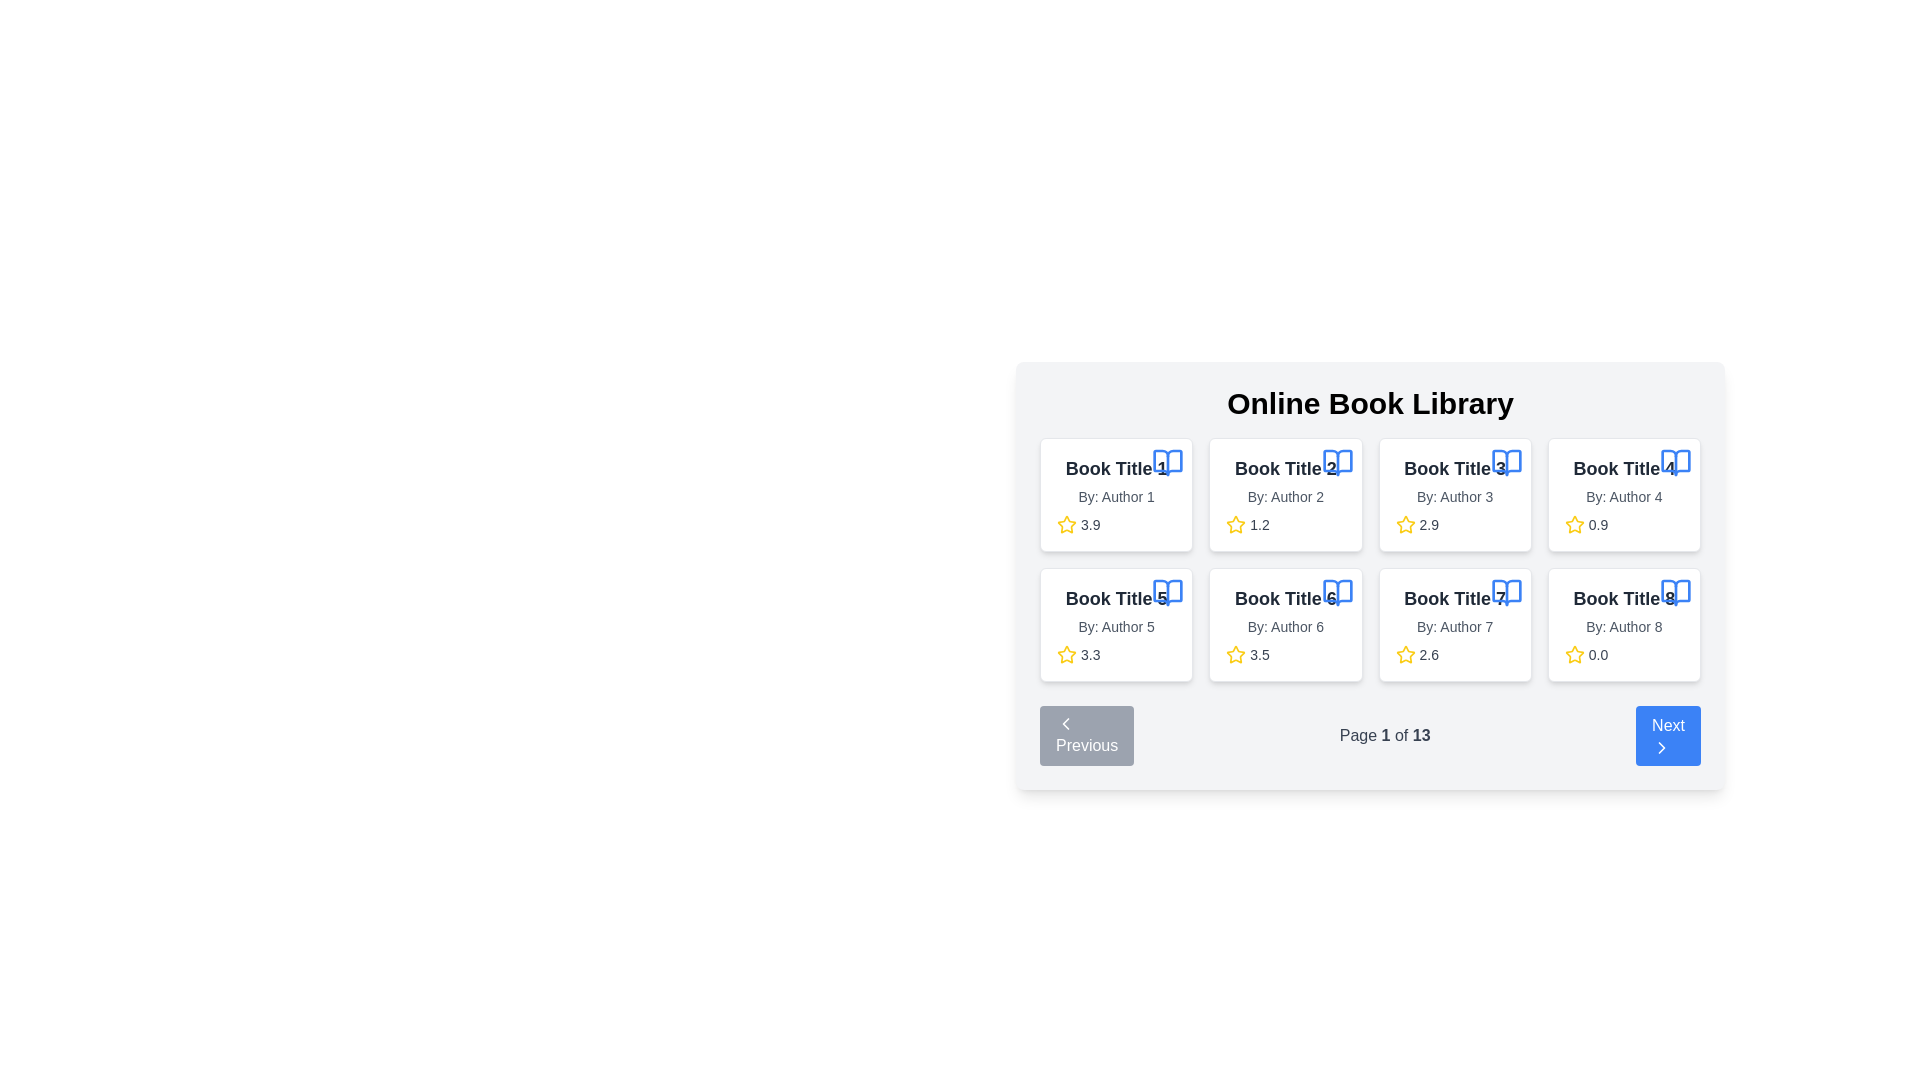  Describe the element at coordinates (1285, 496) in the screenshot. I see `the text label 'By: Author 2' located beneath the book title 'Book Title 2' in the book card` at that location.